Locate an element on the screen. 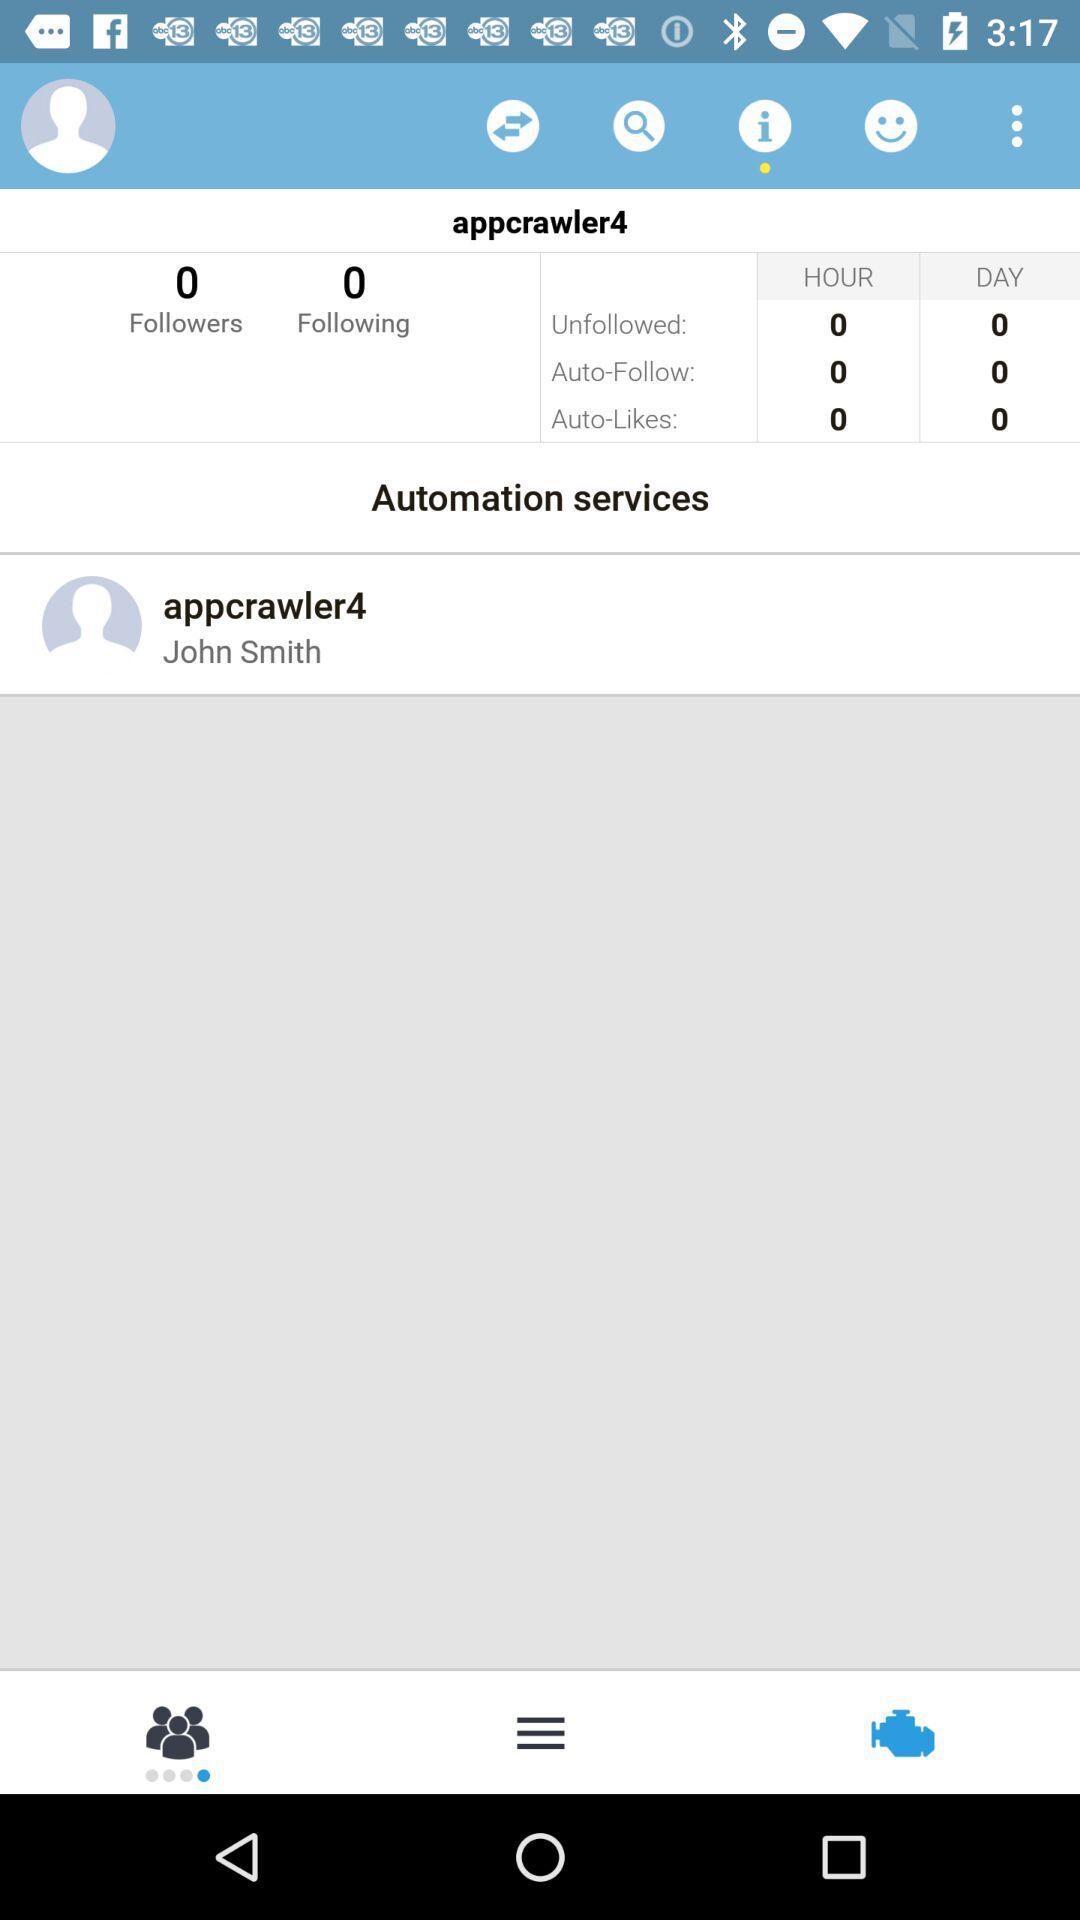 The height and width of the screenshot is (1920, 1080). 0 is located at coordinates (185, 295).